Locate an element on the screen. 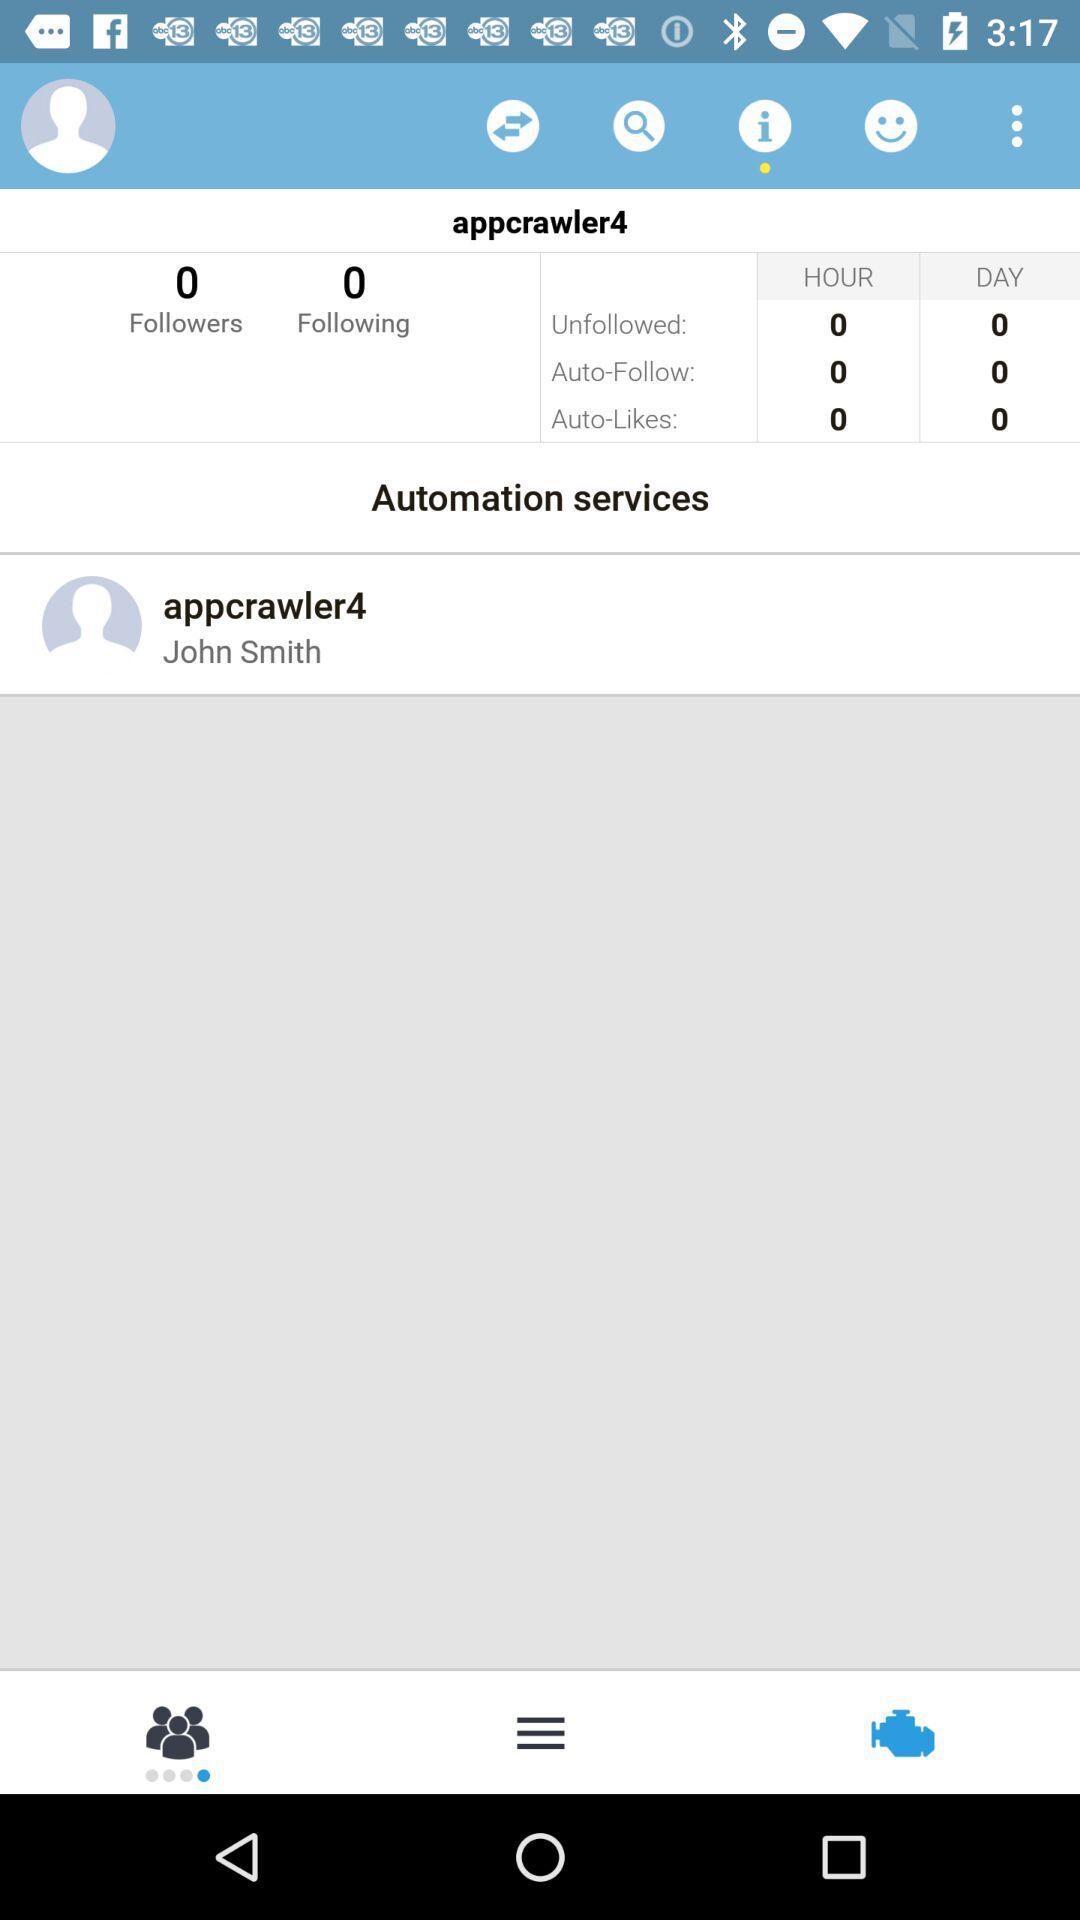 The height and width of the screenshot is (1920, 1080). 0 is located at coordinates (185, 295).